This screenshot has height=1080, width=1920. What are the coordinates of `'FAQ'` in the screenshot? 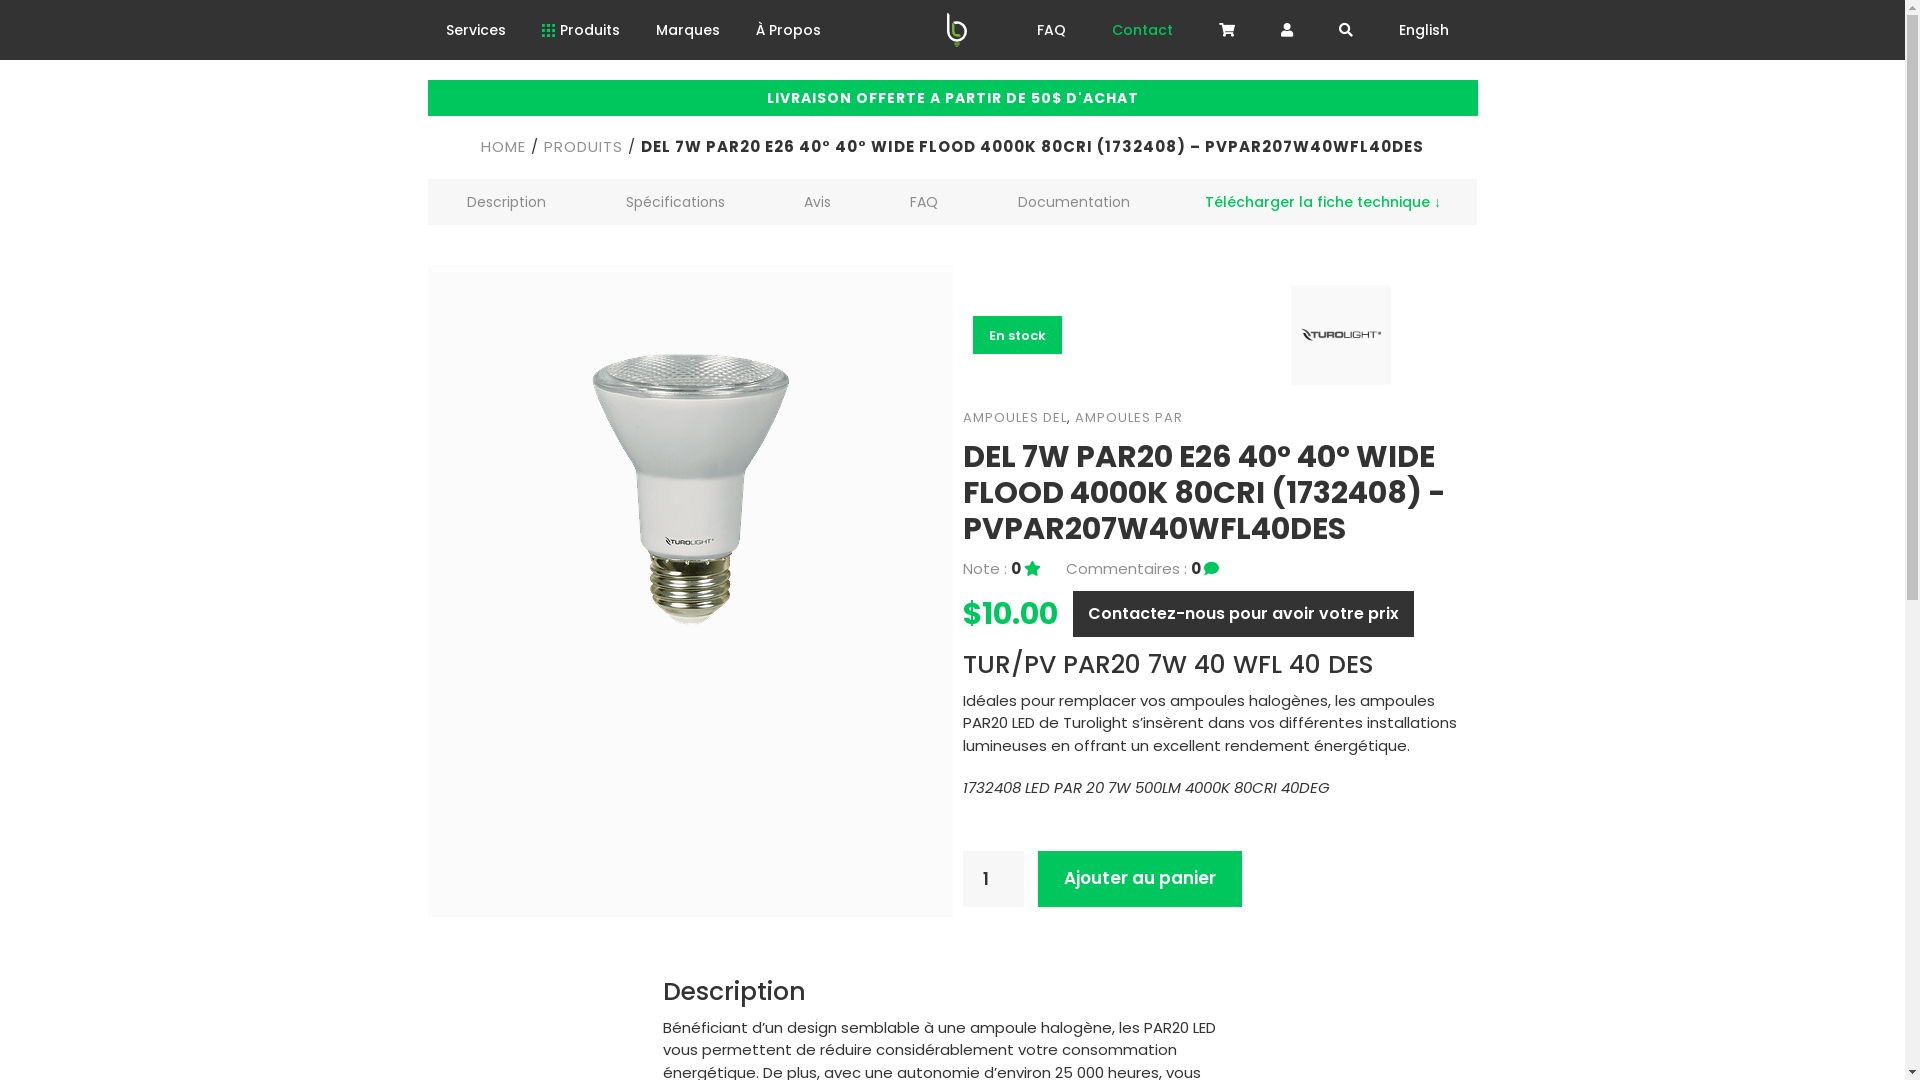 It's located at (923, 200).